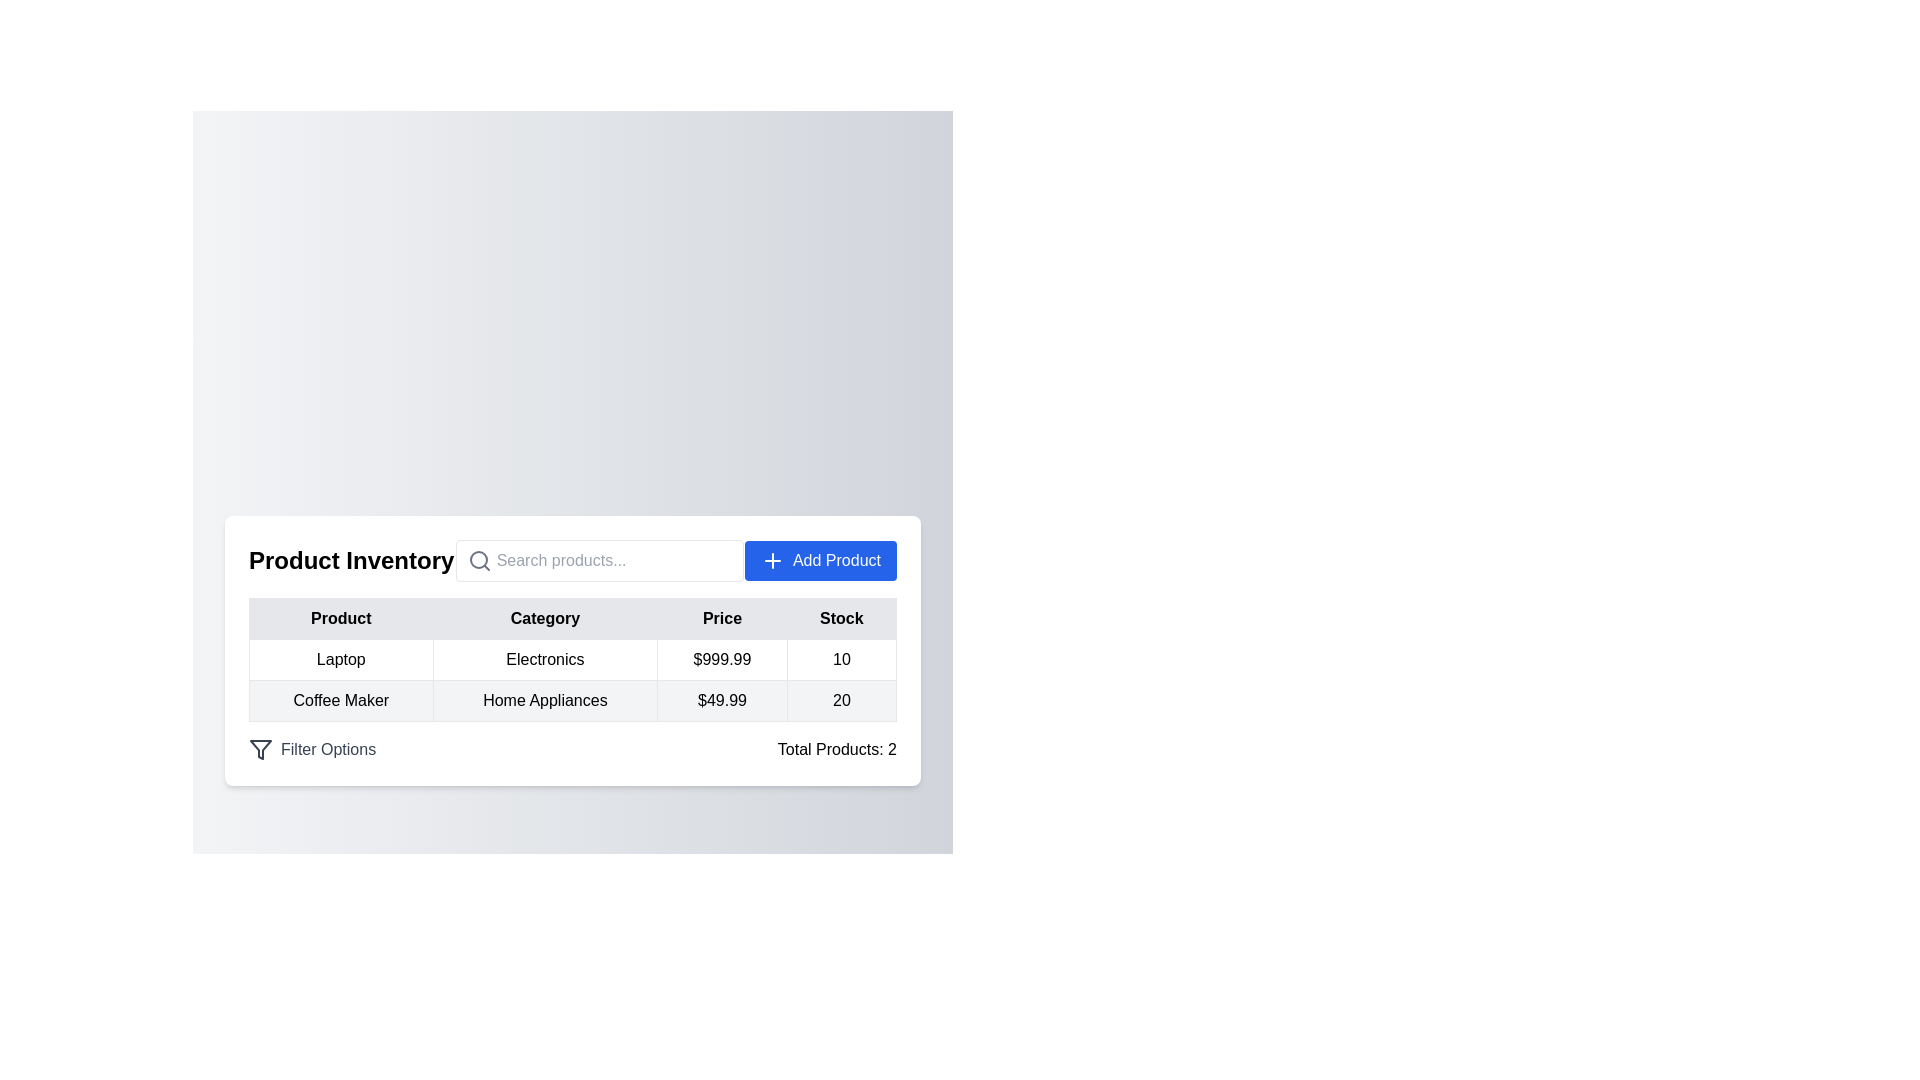 The width and height of the screenshot is (1920, 1080). I want to click on the blue button labeled 'Add Product', so click(820, 560).